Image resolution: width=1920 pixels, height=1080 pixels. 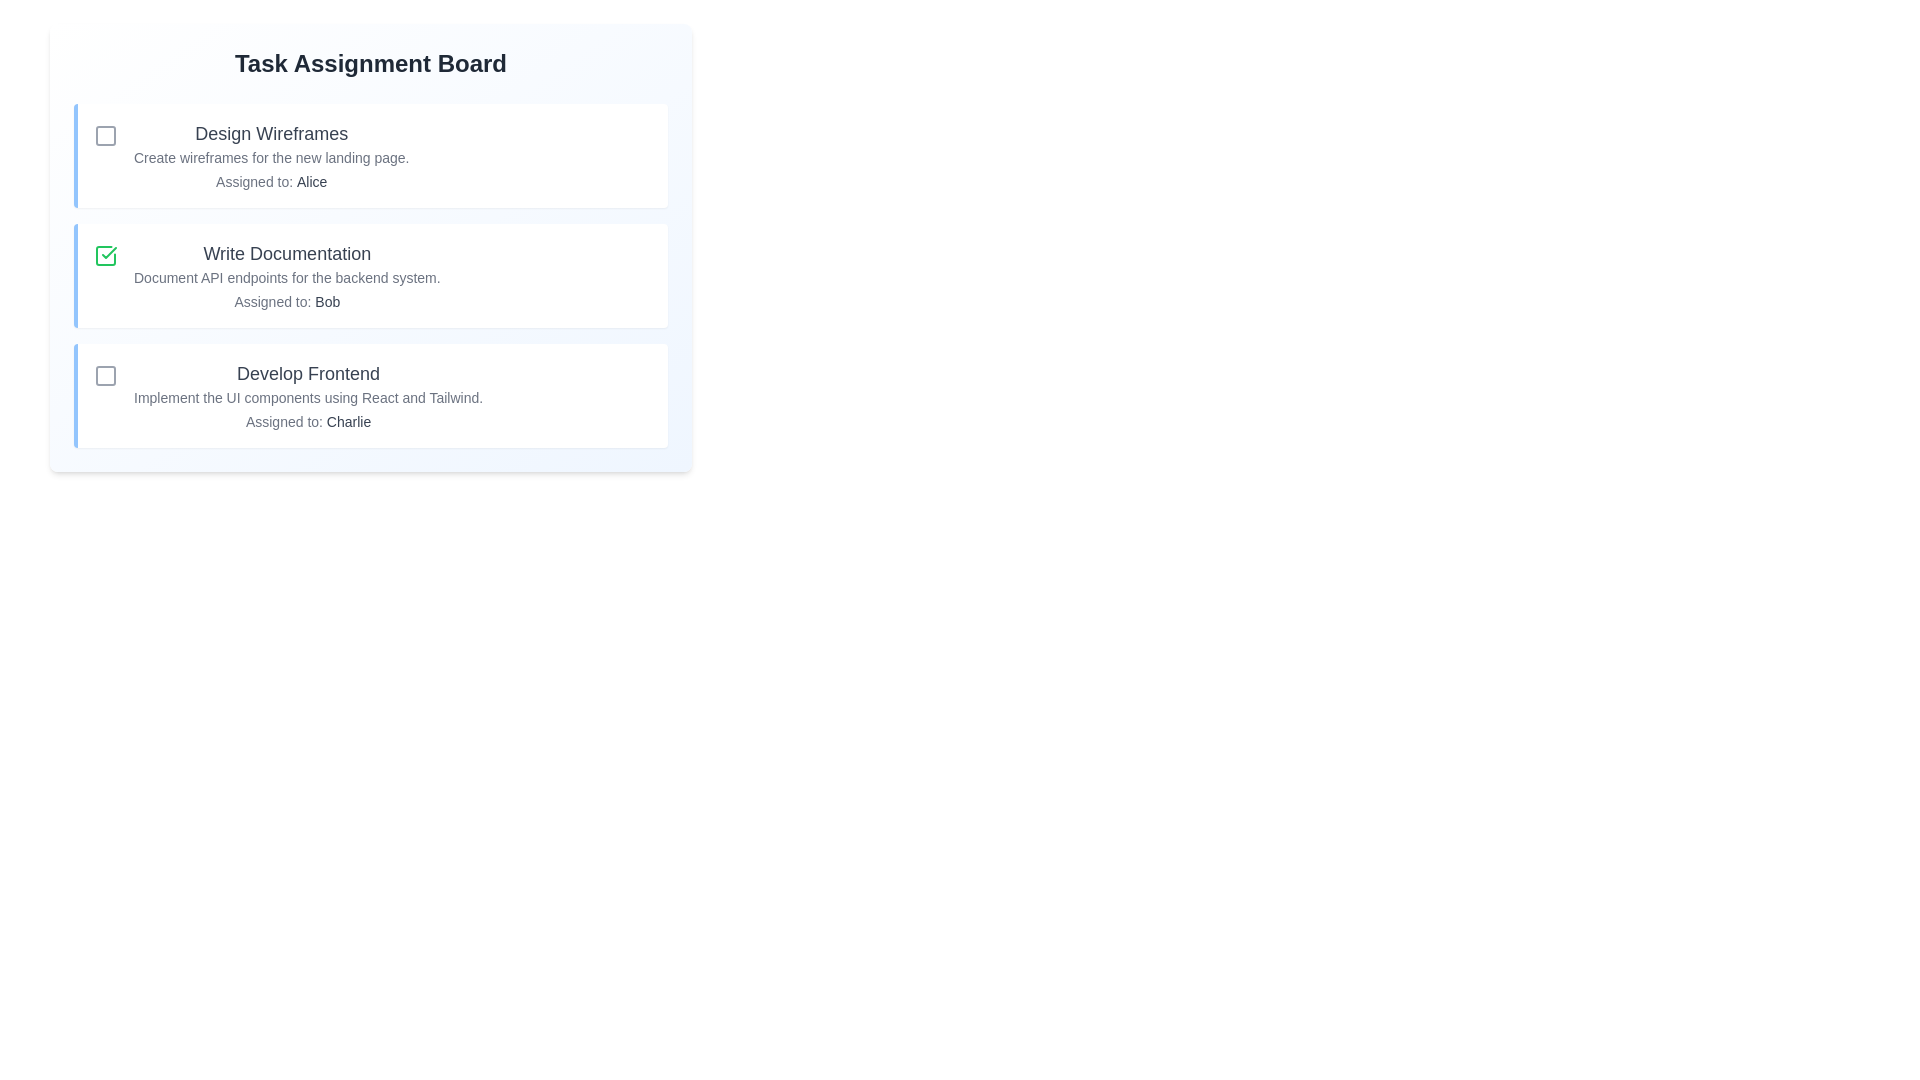 I want to click on the first task card in the task management board, which displays details about a specific task, positioned at the top of the list above 'Write Documentation' and 'Develop Frontend.', so click(x=370, y=154).